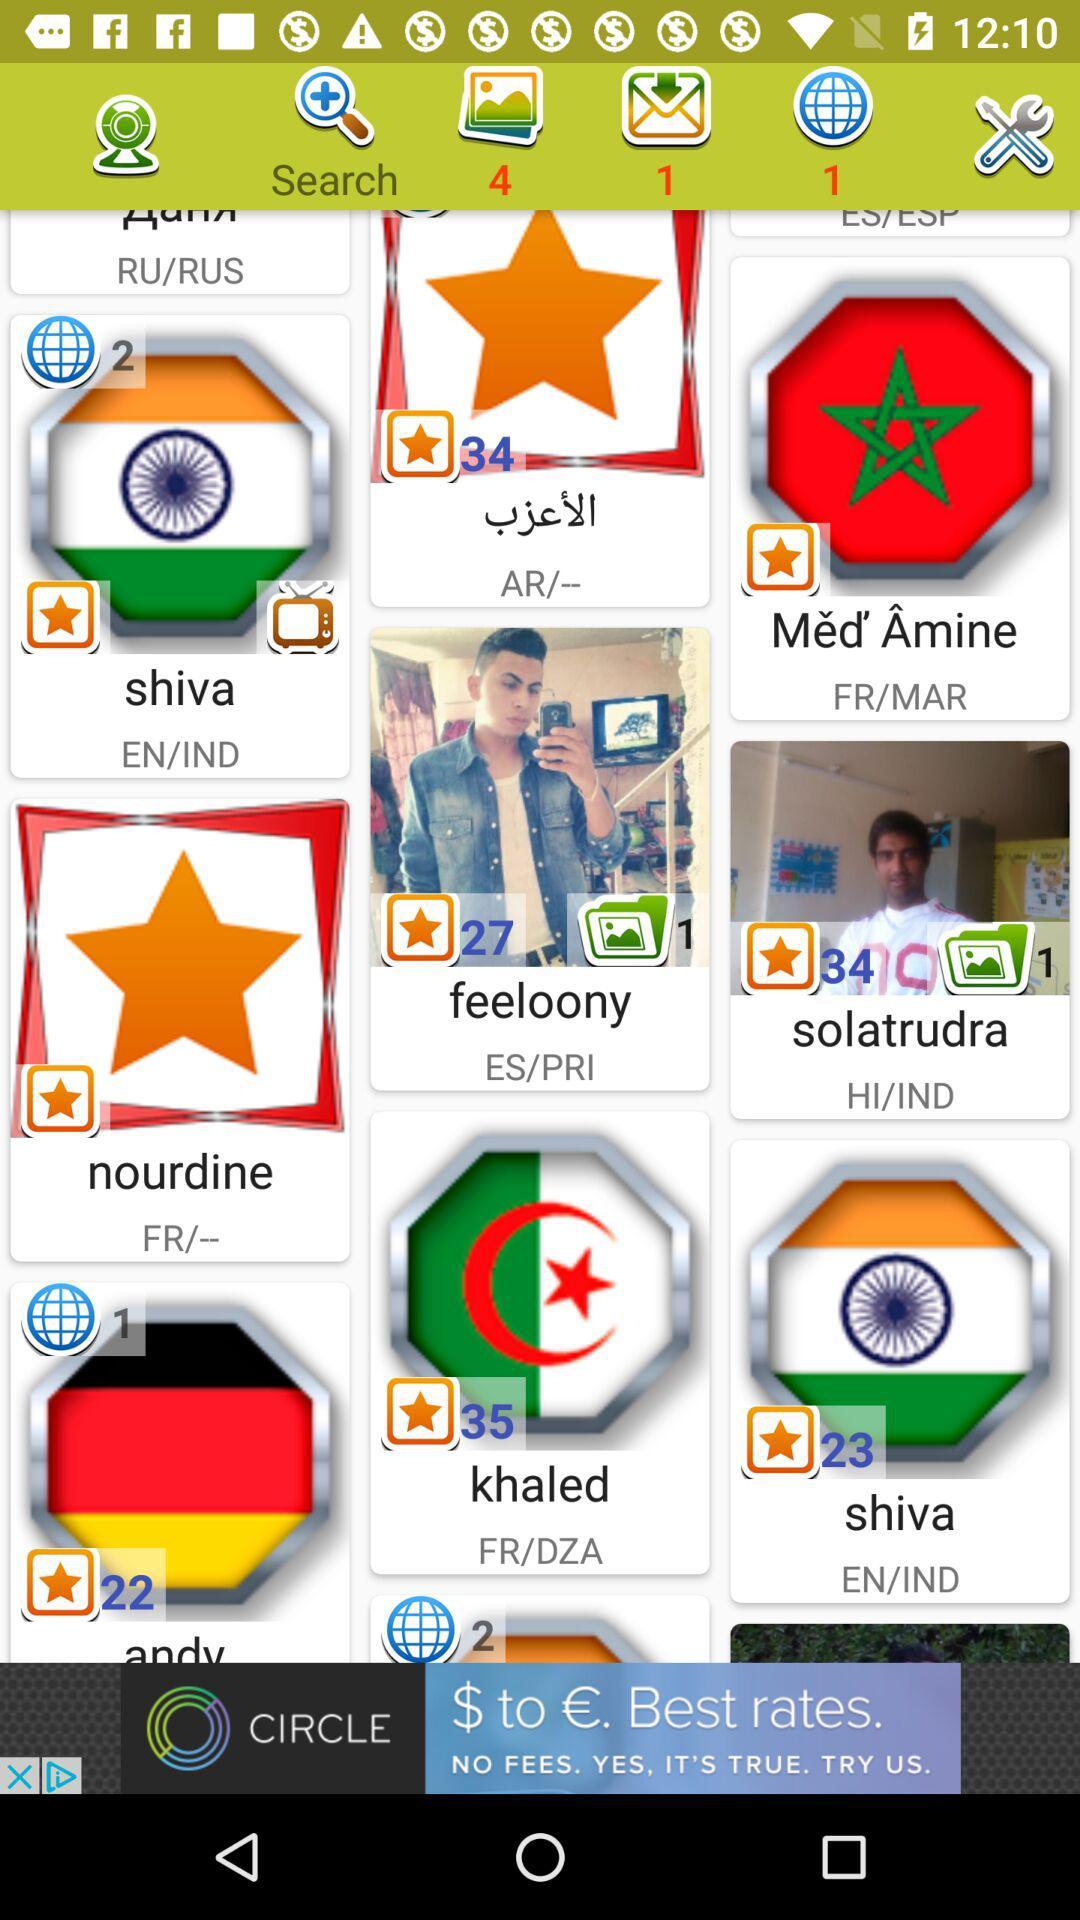 The width and height of the screenshot is (1080, 1920). I want to click on open app page, so click(180, 484).